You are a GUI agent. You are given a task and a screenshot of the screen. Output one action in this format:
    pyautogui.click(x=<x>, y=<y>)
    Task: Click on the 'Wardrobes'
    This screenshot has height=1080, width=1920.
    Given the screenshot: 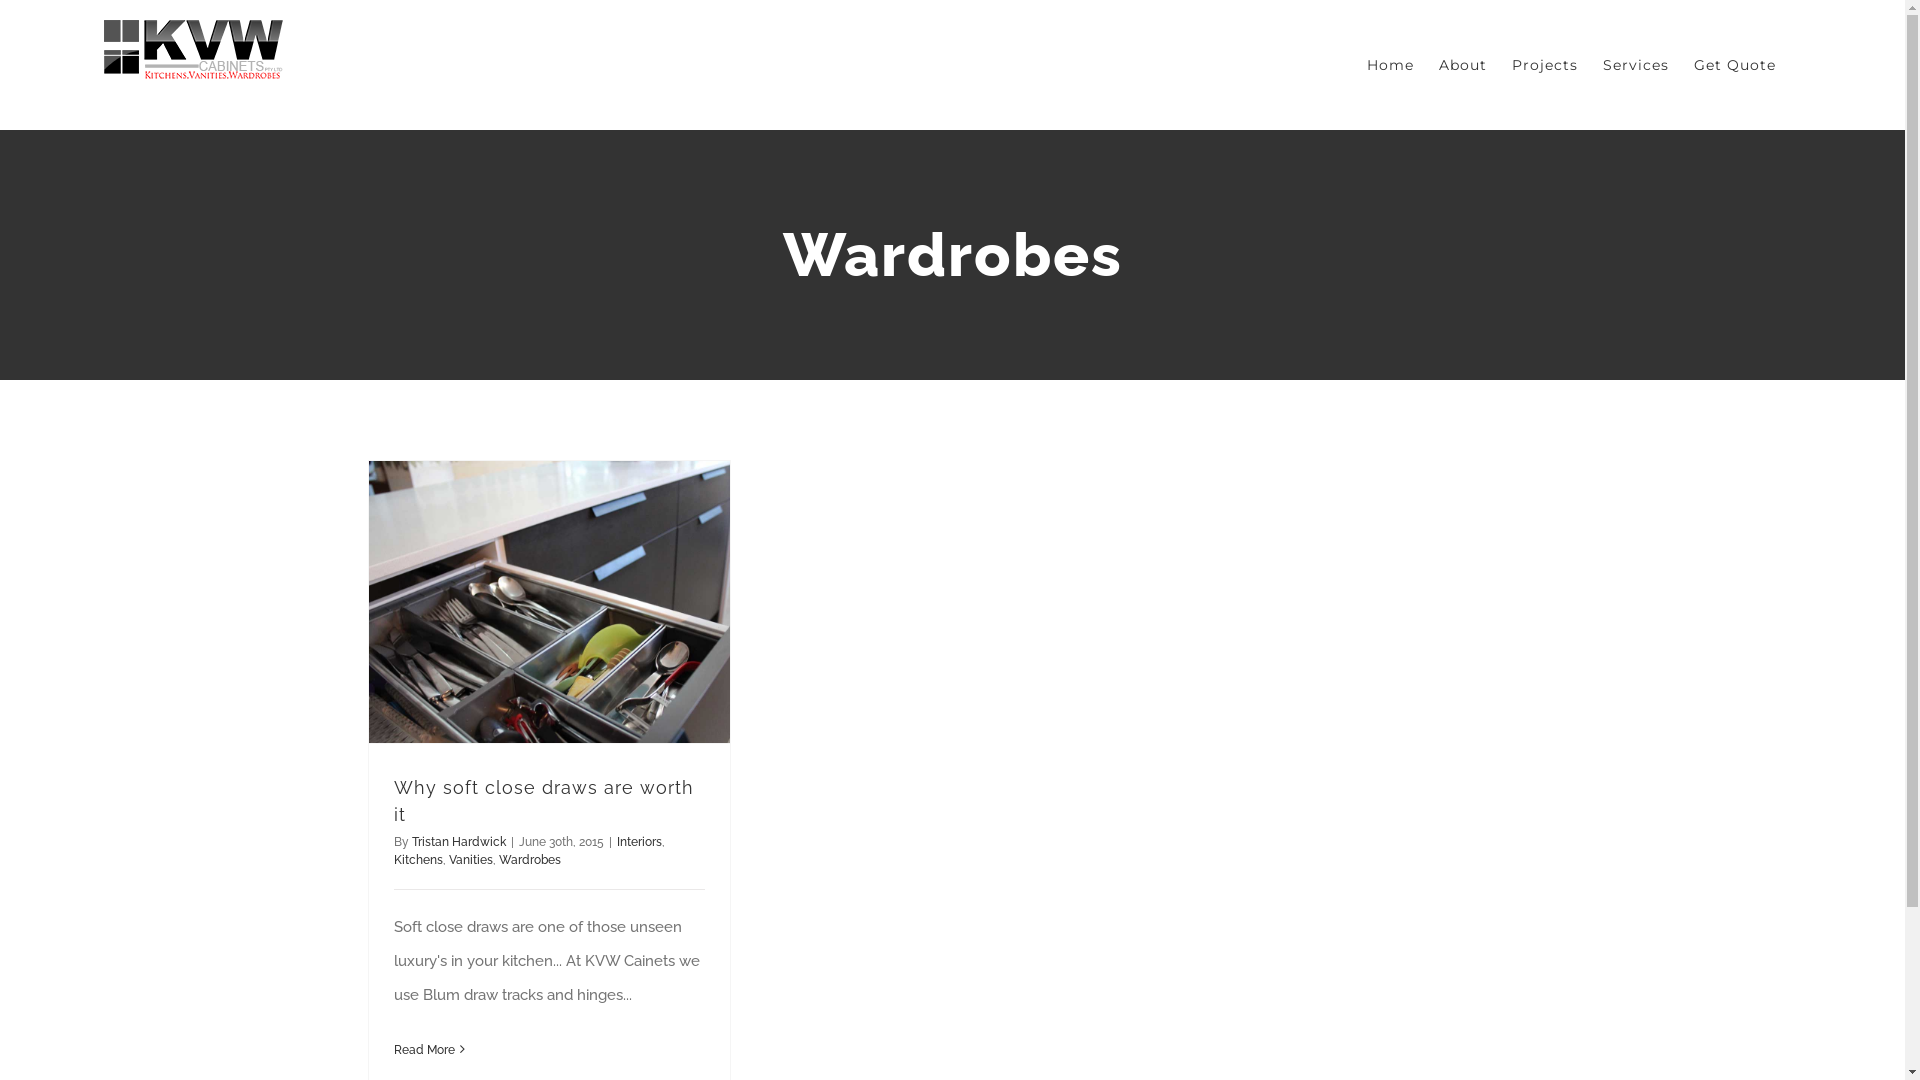 What is the action you would take?
    pyautogui.click(x=528, y=859)
    